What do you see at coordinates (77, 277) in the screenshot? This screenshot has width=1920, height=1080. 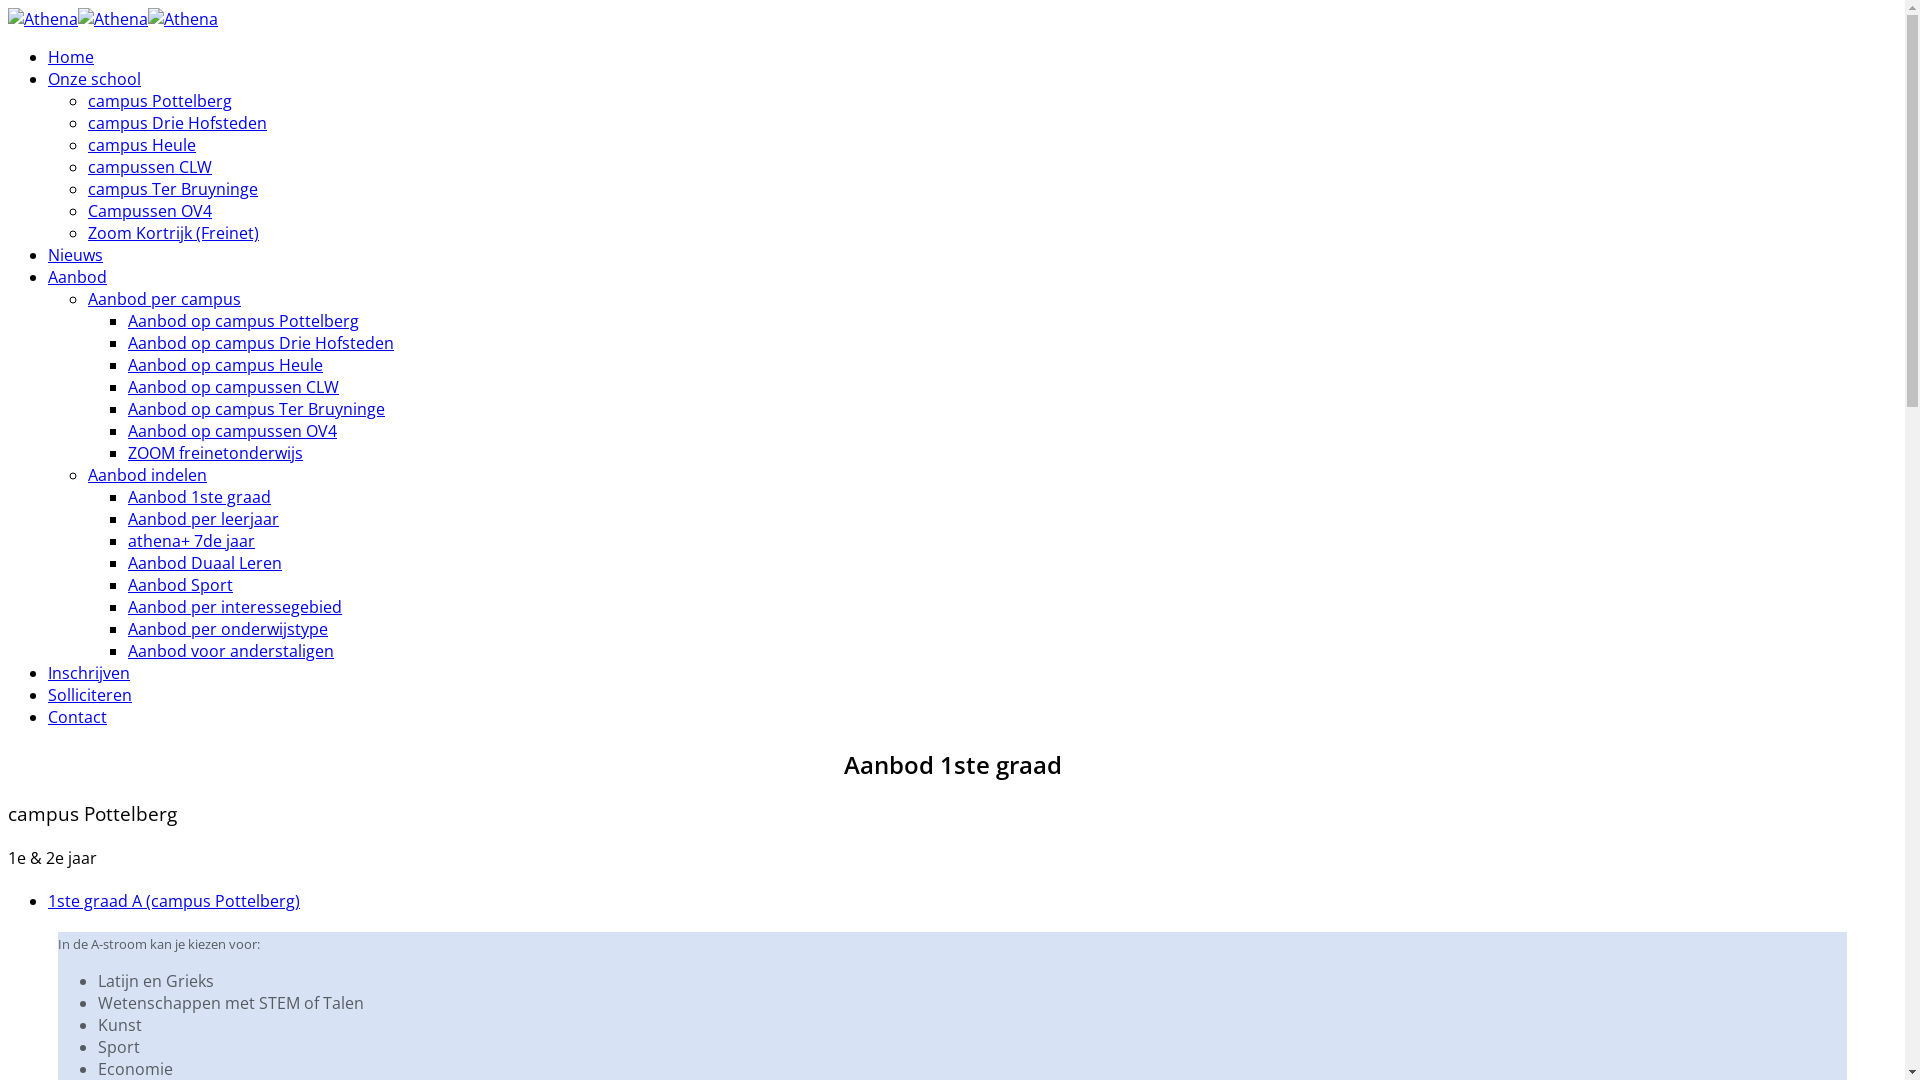 I see `'Aanbod'` at bounding box center [77, 277].